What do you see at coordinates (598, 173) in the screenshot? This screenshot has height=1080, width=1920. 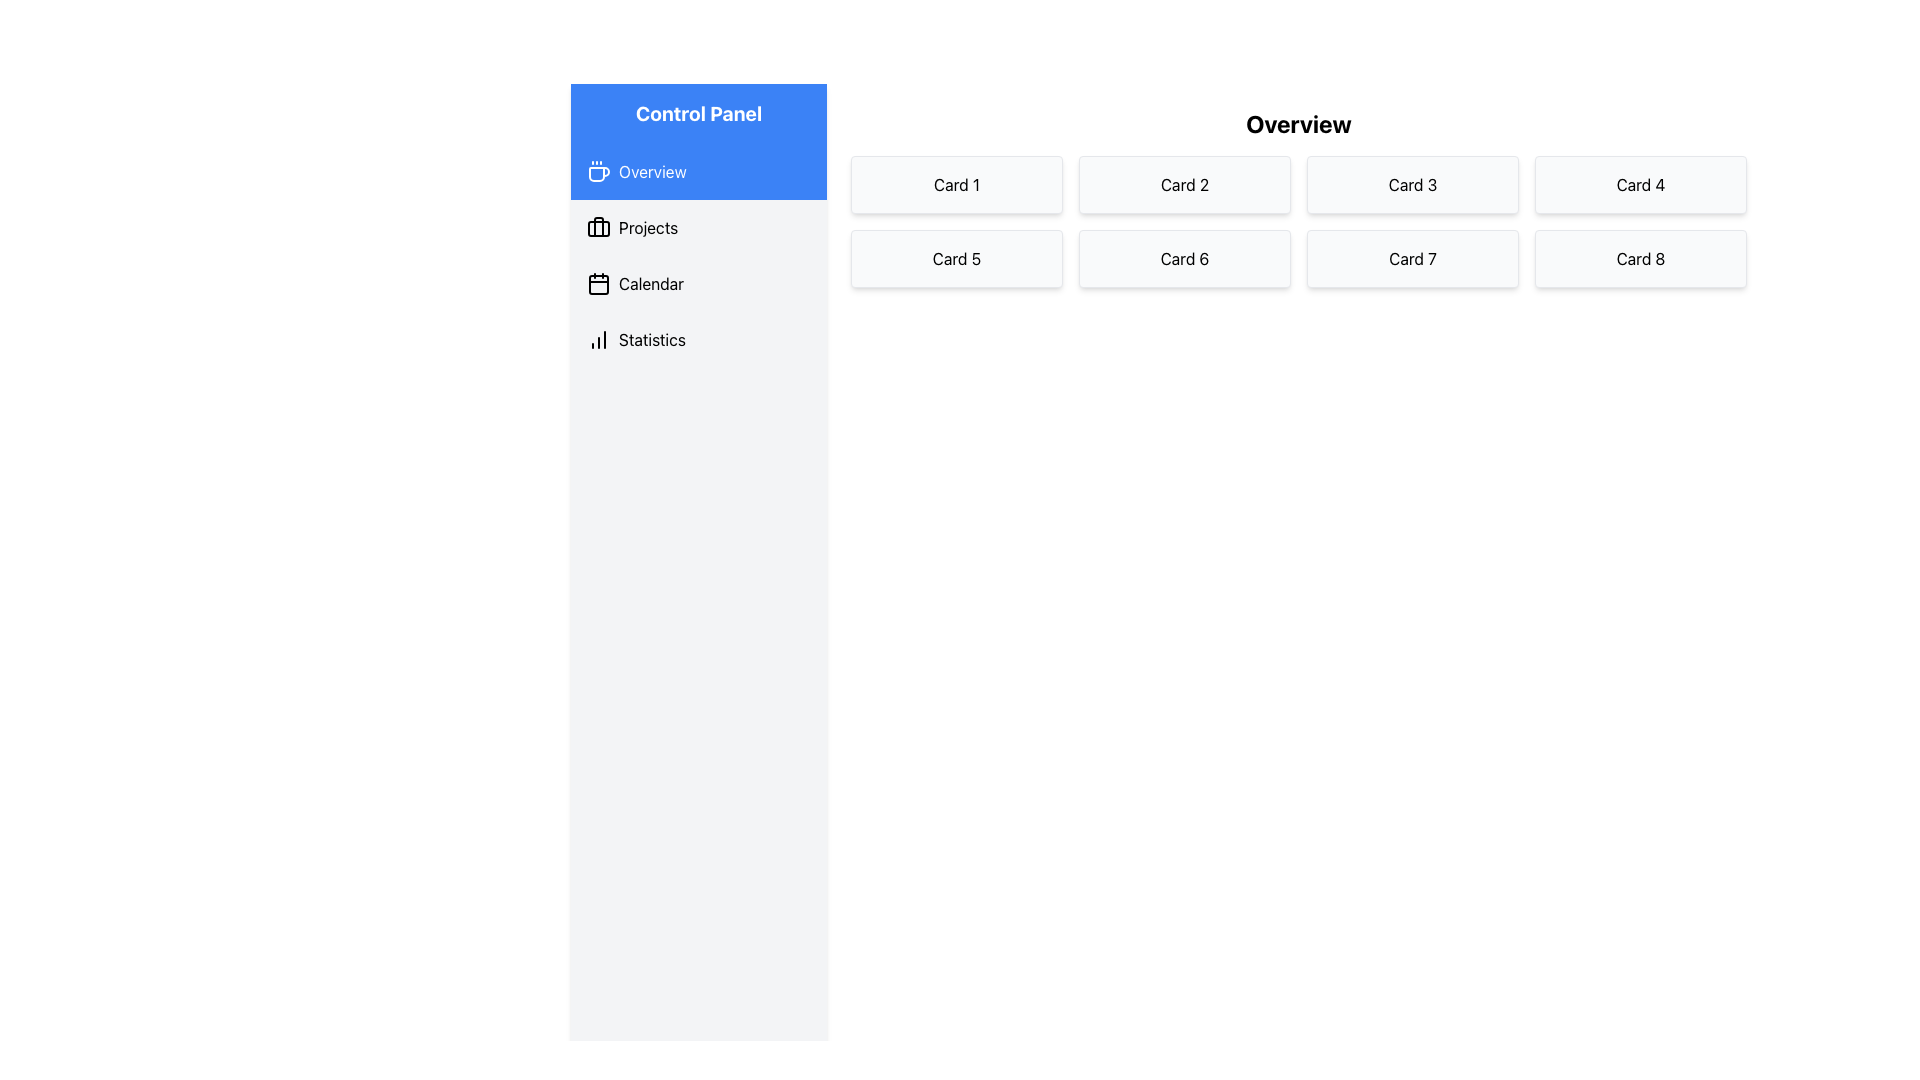 I see `the coffee mug icon located to the left of the 'Overview' label in the blue-highlighted section of the navigation menu` at bounding box center [598, 173].